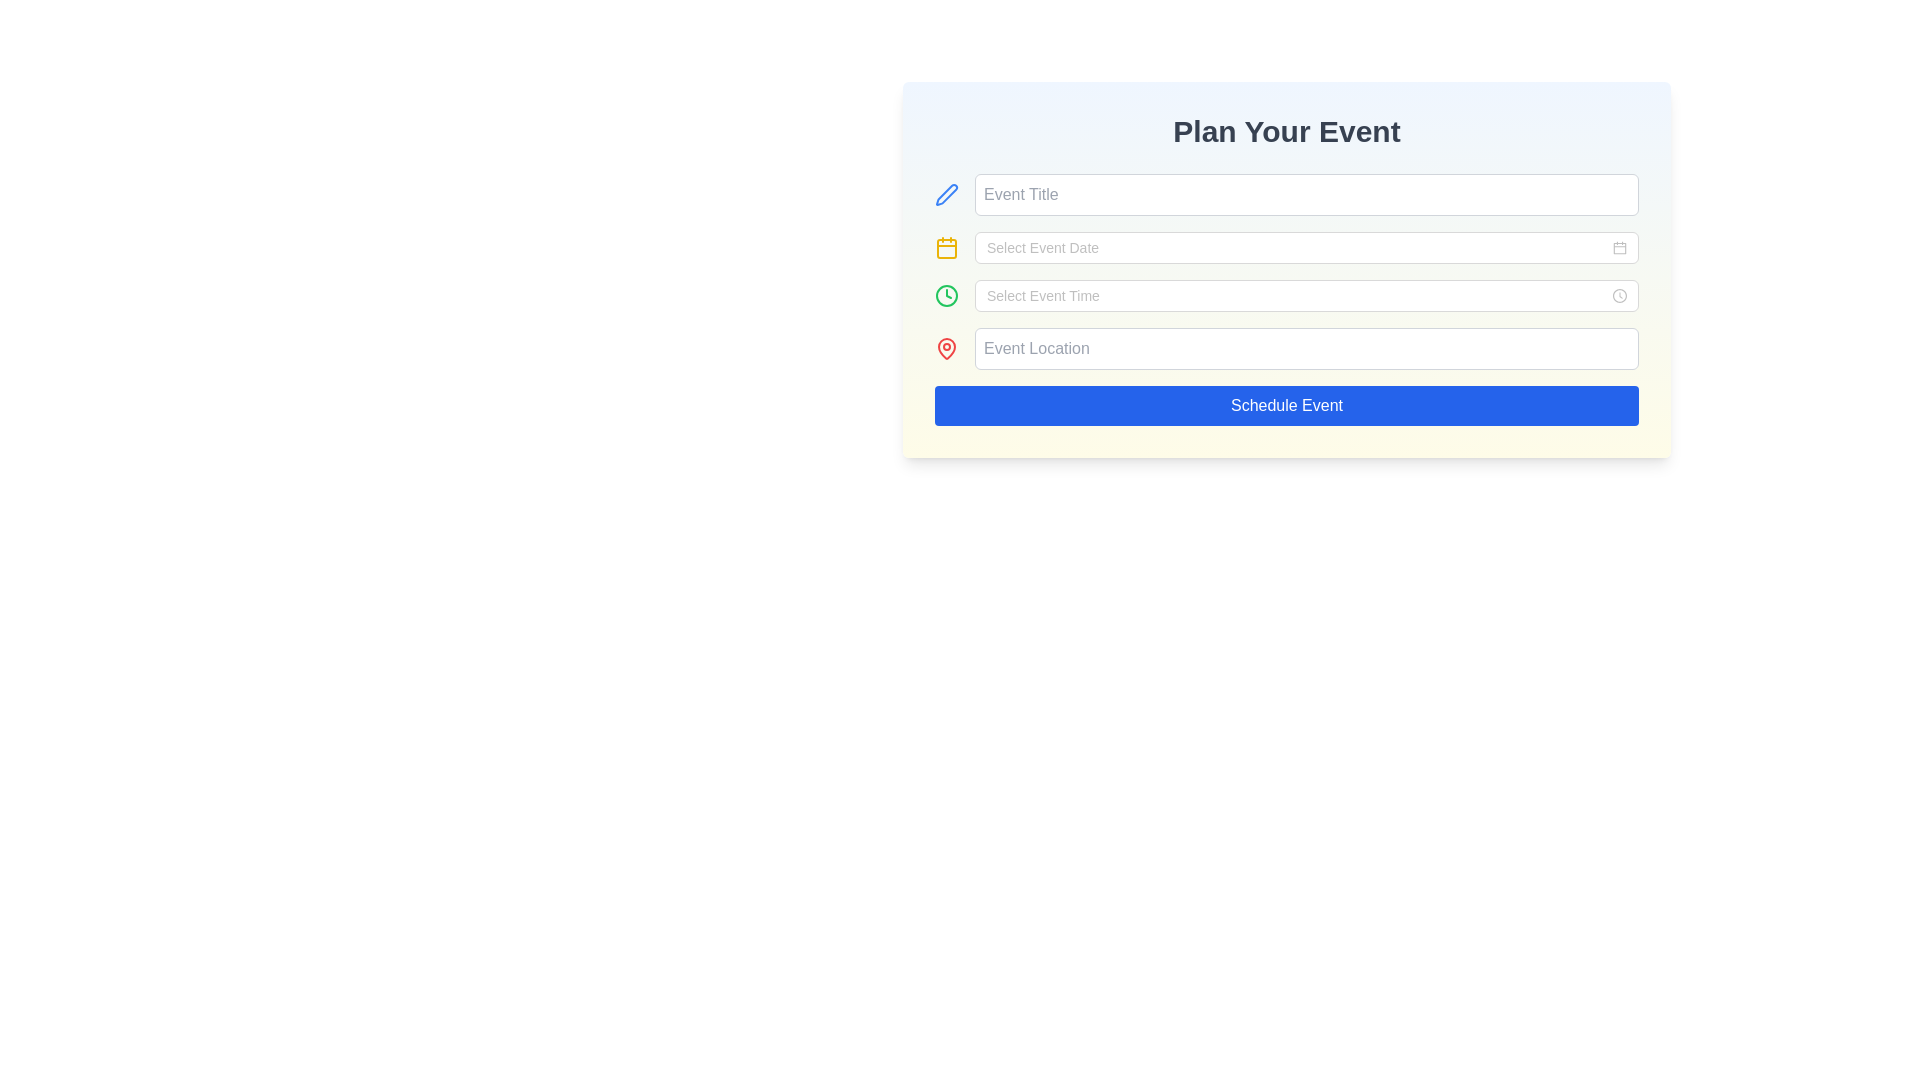  Describe the element at coordinates (945, 195) in the screenshot. I see `the icon representing the 'Event Title' input field to read any available tooltip` at that location.